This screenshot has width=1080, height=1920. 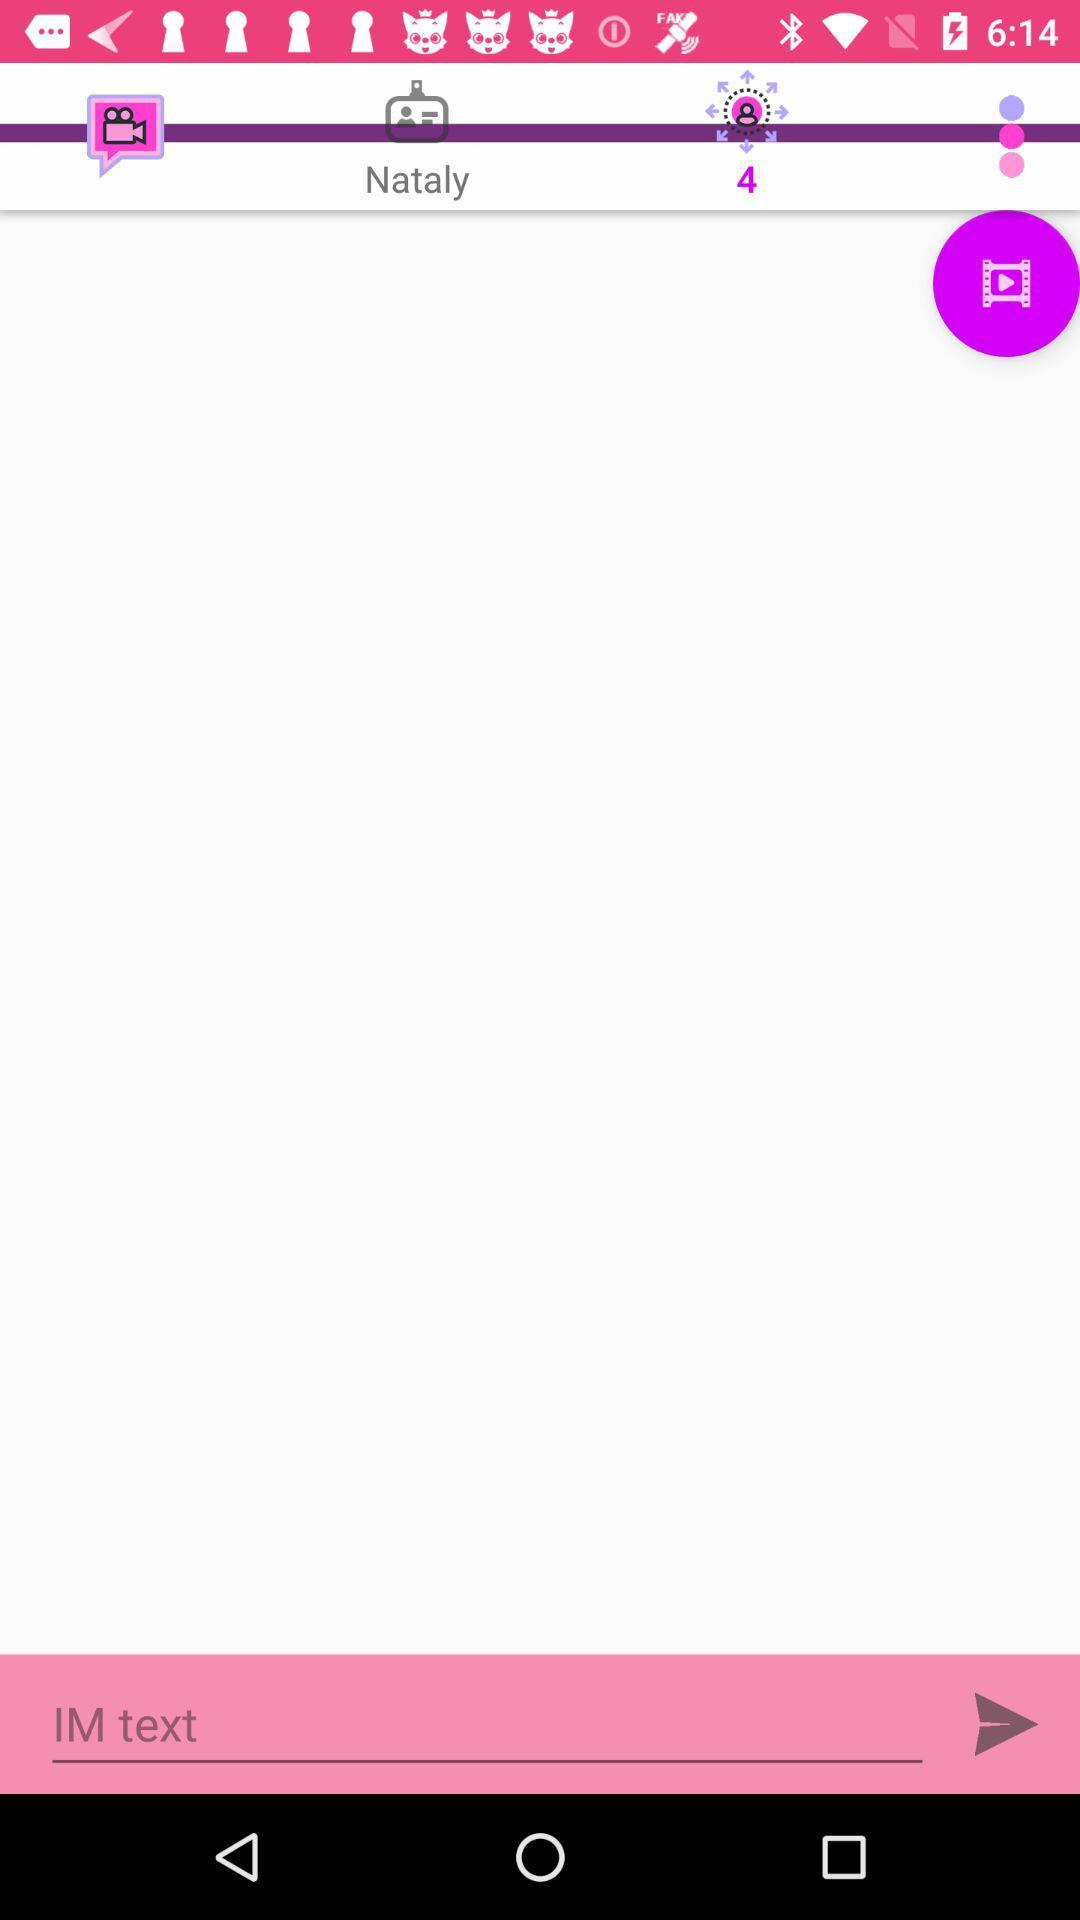 I want to click on insert message, so click(x=487, y=1723).